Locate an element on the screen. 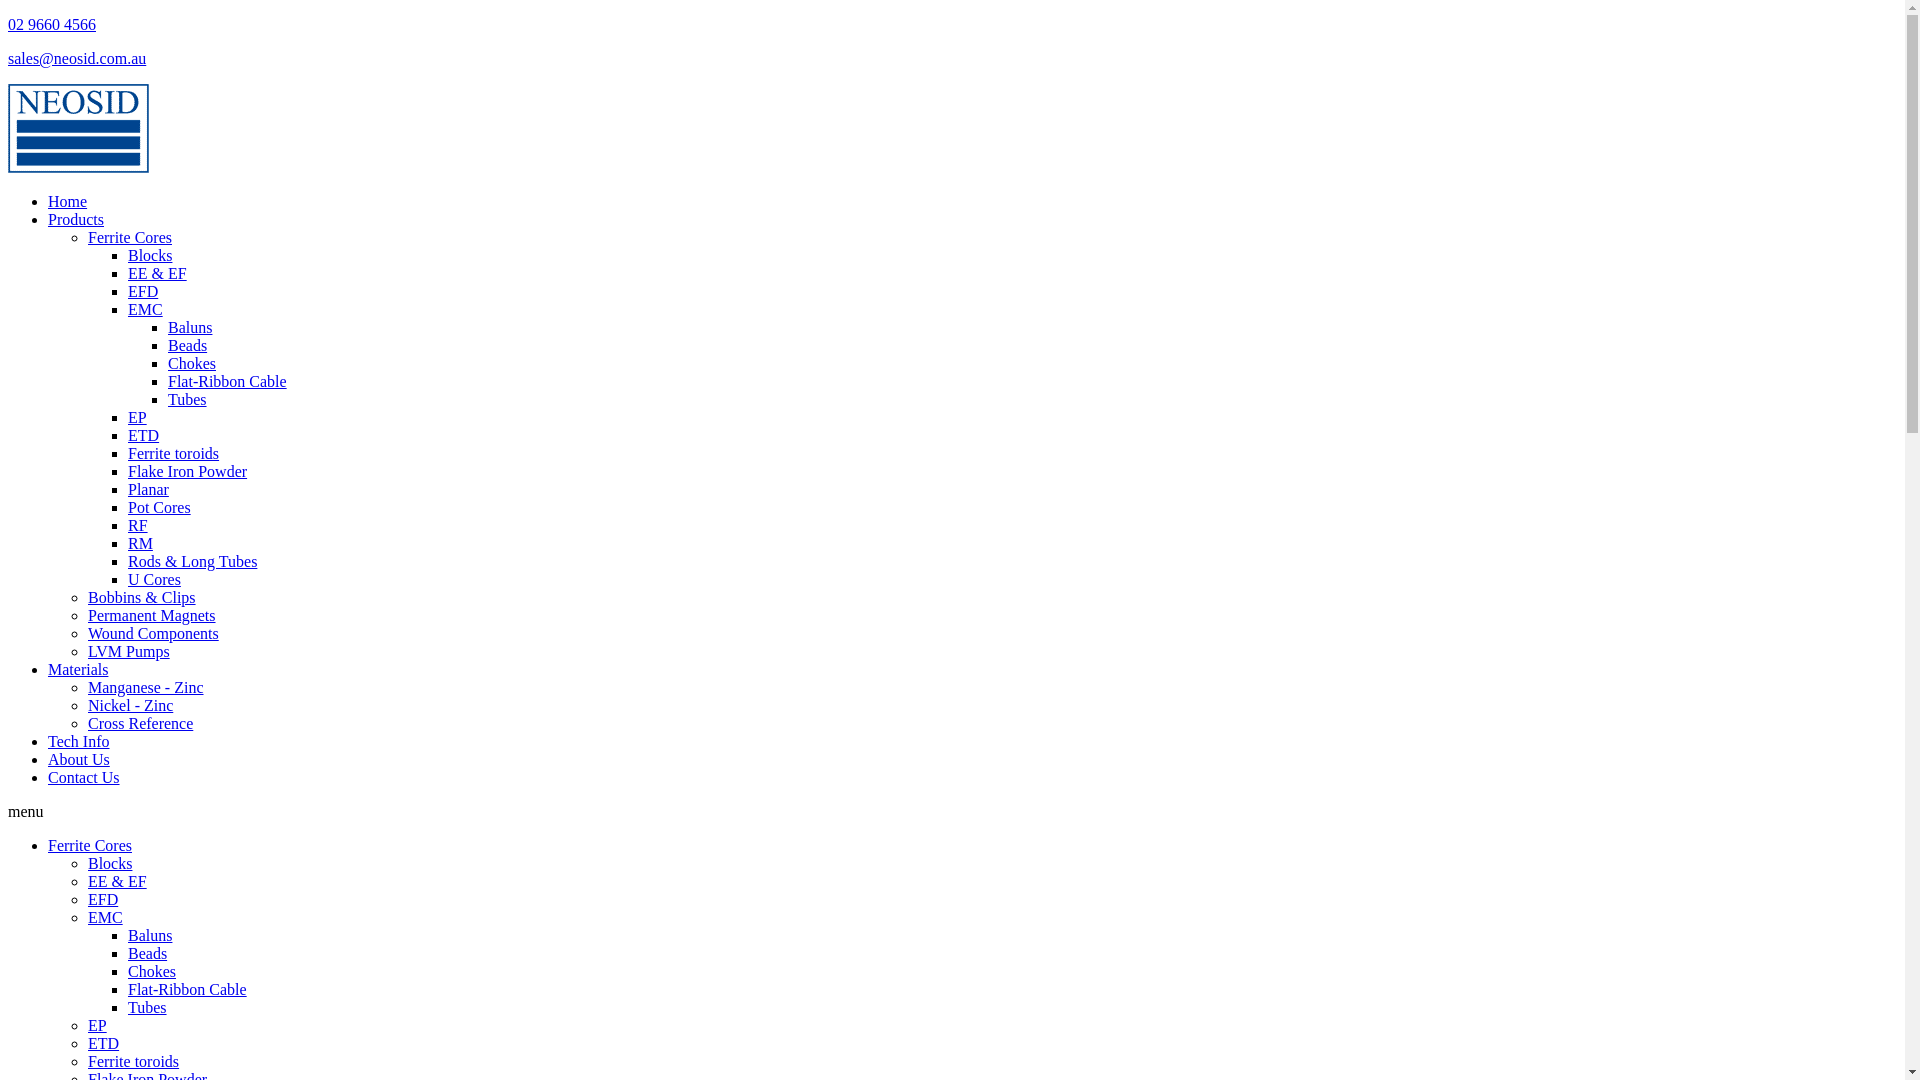 This screenshot has height=1080, width=1920. 'ETD' is located at coordinates (142, 434).